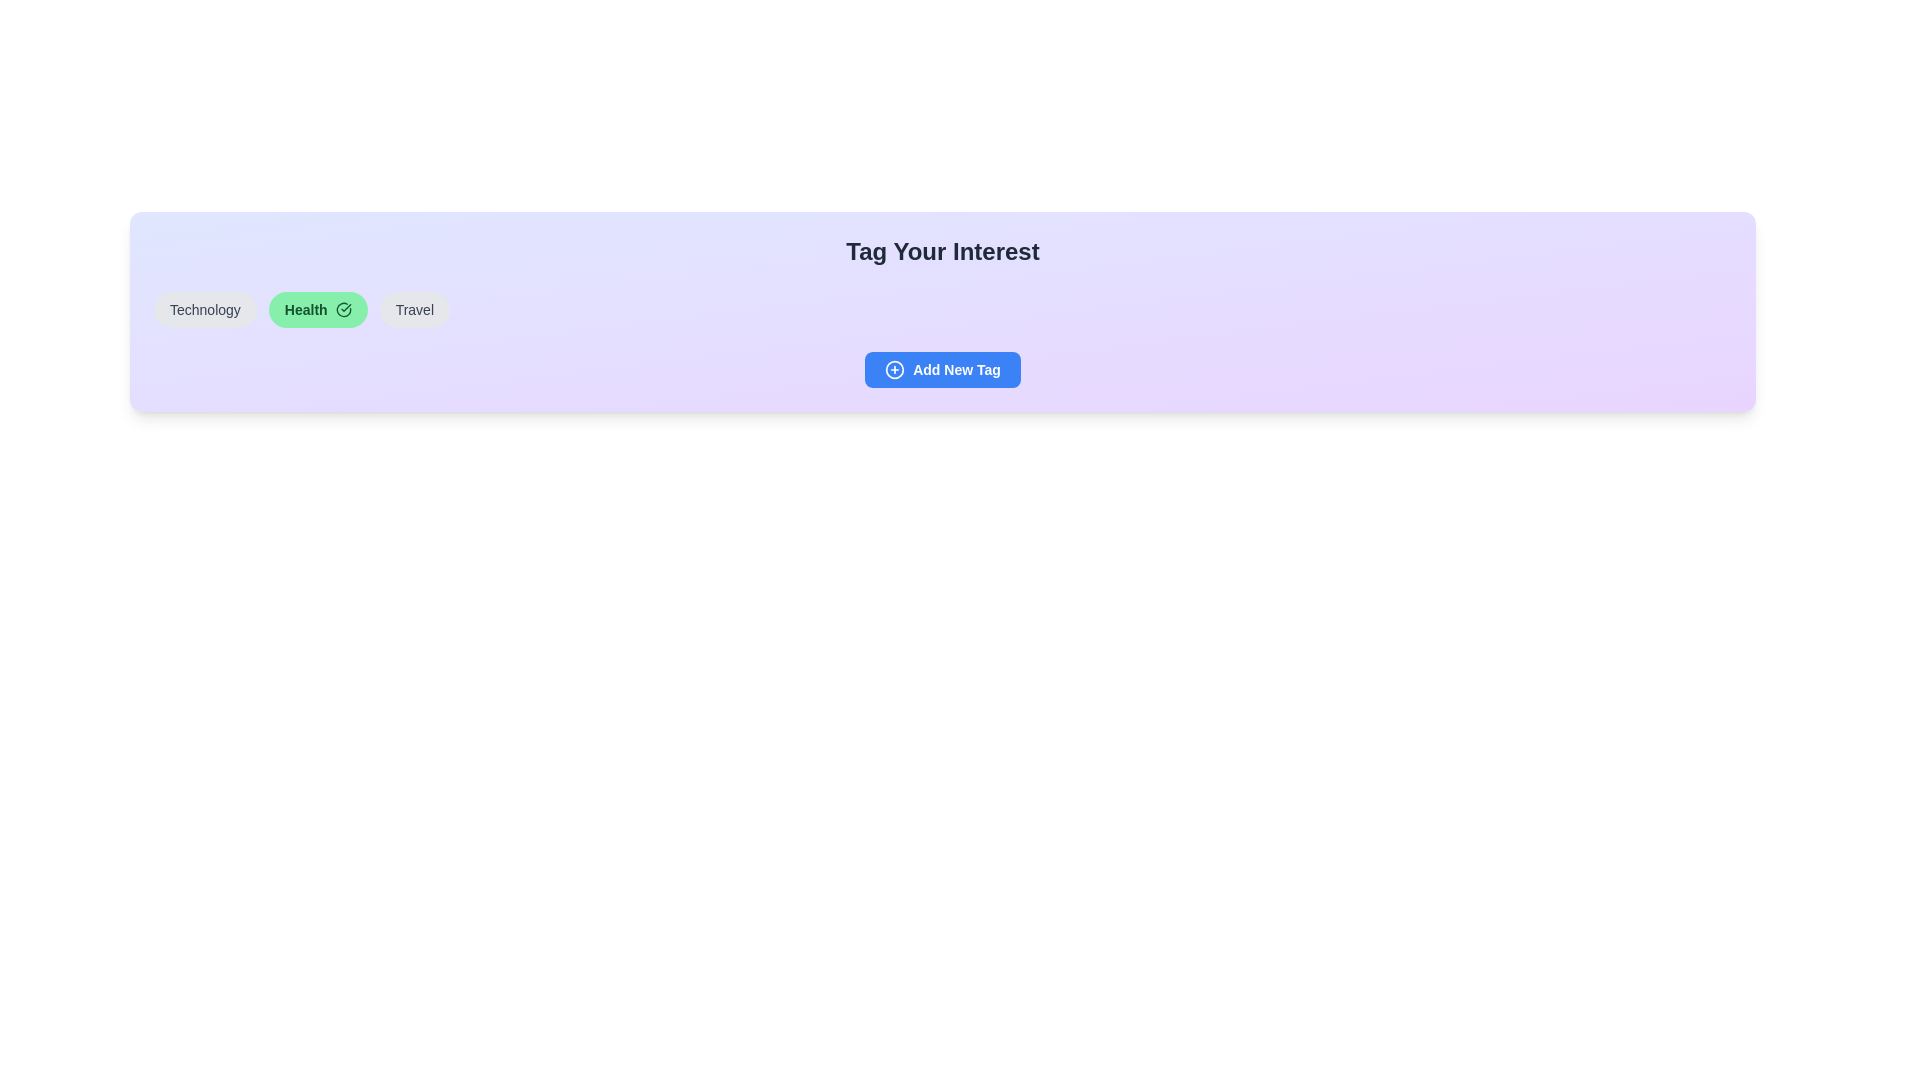 Image resolution: width=1920 pixels, height=1080 pixels. Describe the element at coordinates (205, 309) in the screenshot. I see `the pill-shaped button labeled 'Technology'` at that location.